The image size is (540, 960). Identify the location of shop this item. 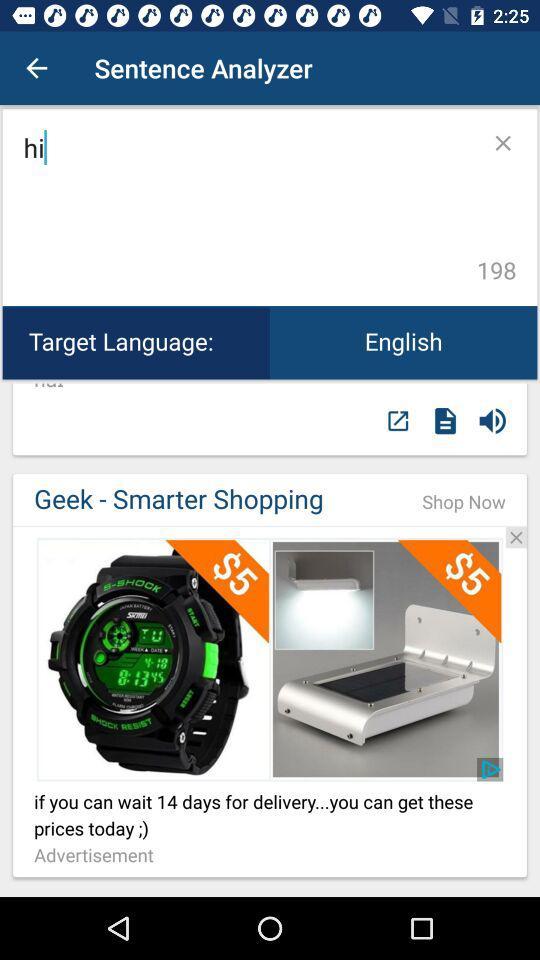
(270, 658).